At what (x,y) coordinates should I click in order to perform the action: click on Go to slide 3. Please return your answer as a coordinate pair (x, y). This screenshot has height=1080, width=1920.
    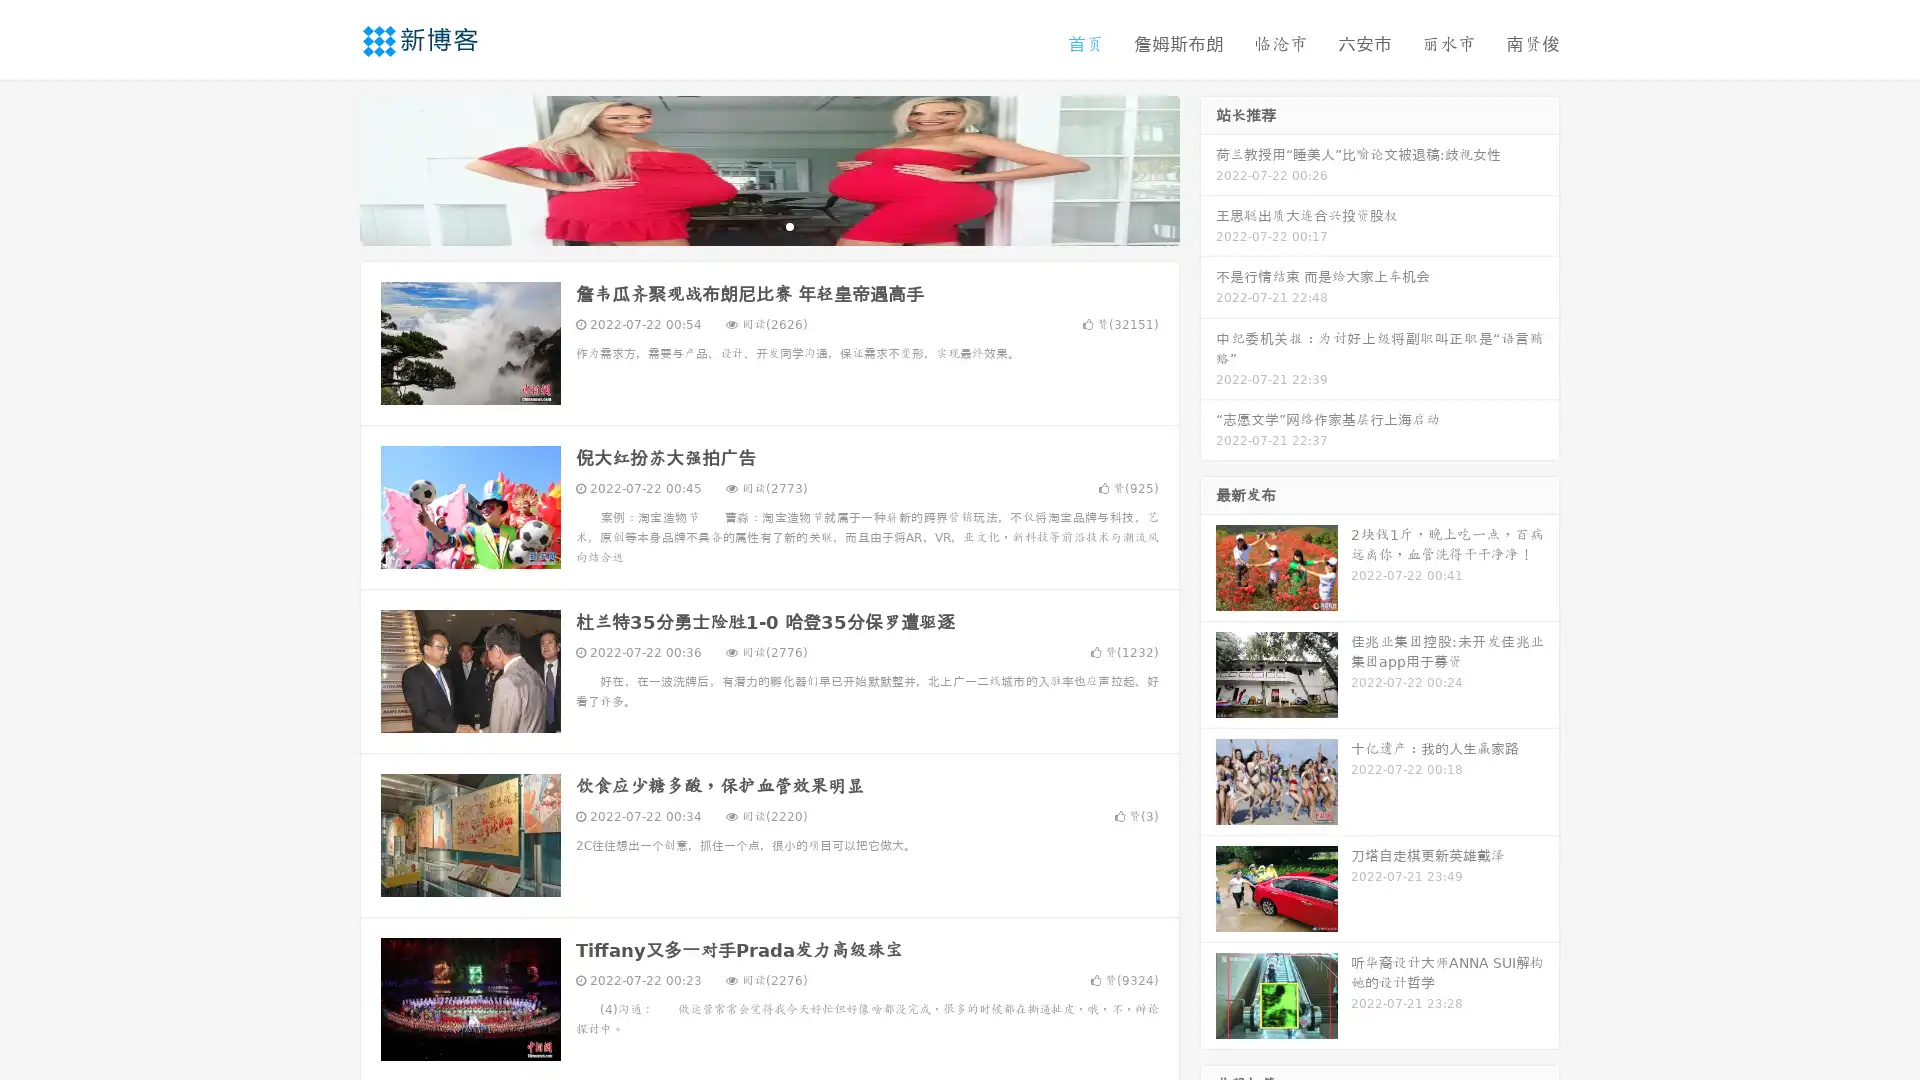
    Looking at the image, I should click on (789, 225).